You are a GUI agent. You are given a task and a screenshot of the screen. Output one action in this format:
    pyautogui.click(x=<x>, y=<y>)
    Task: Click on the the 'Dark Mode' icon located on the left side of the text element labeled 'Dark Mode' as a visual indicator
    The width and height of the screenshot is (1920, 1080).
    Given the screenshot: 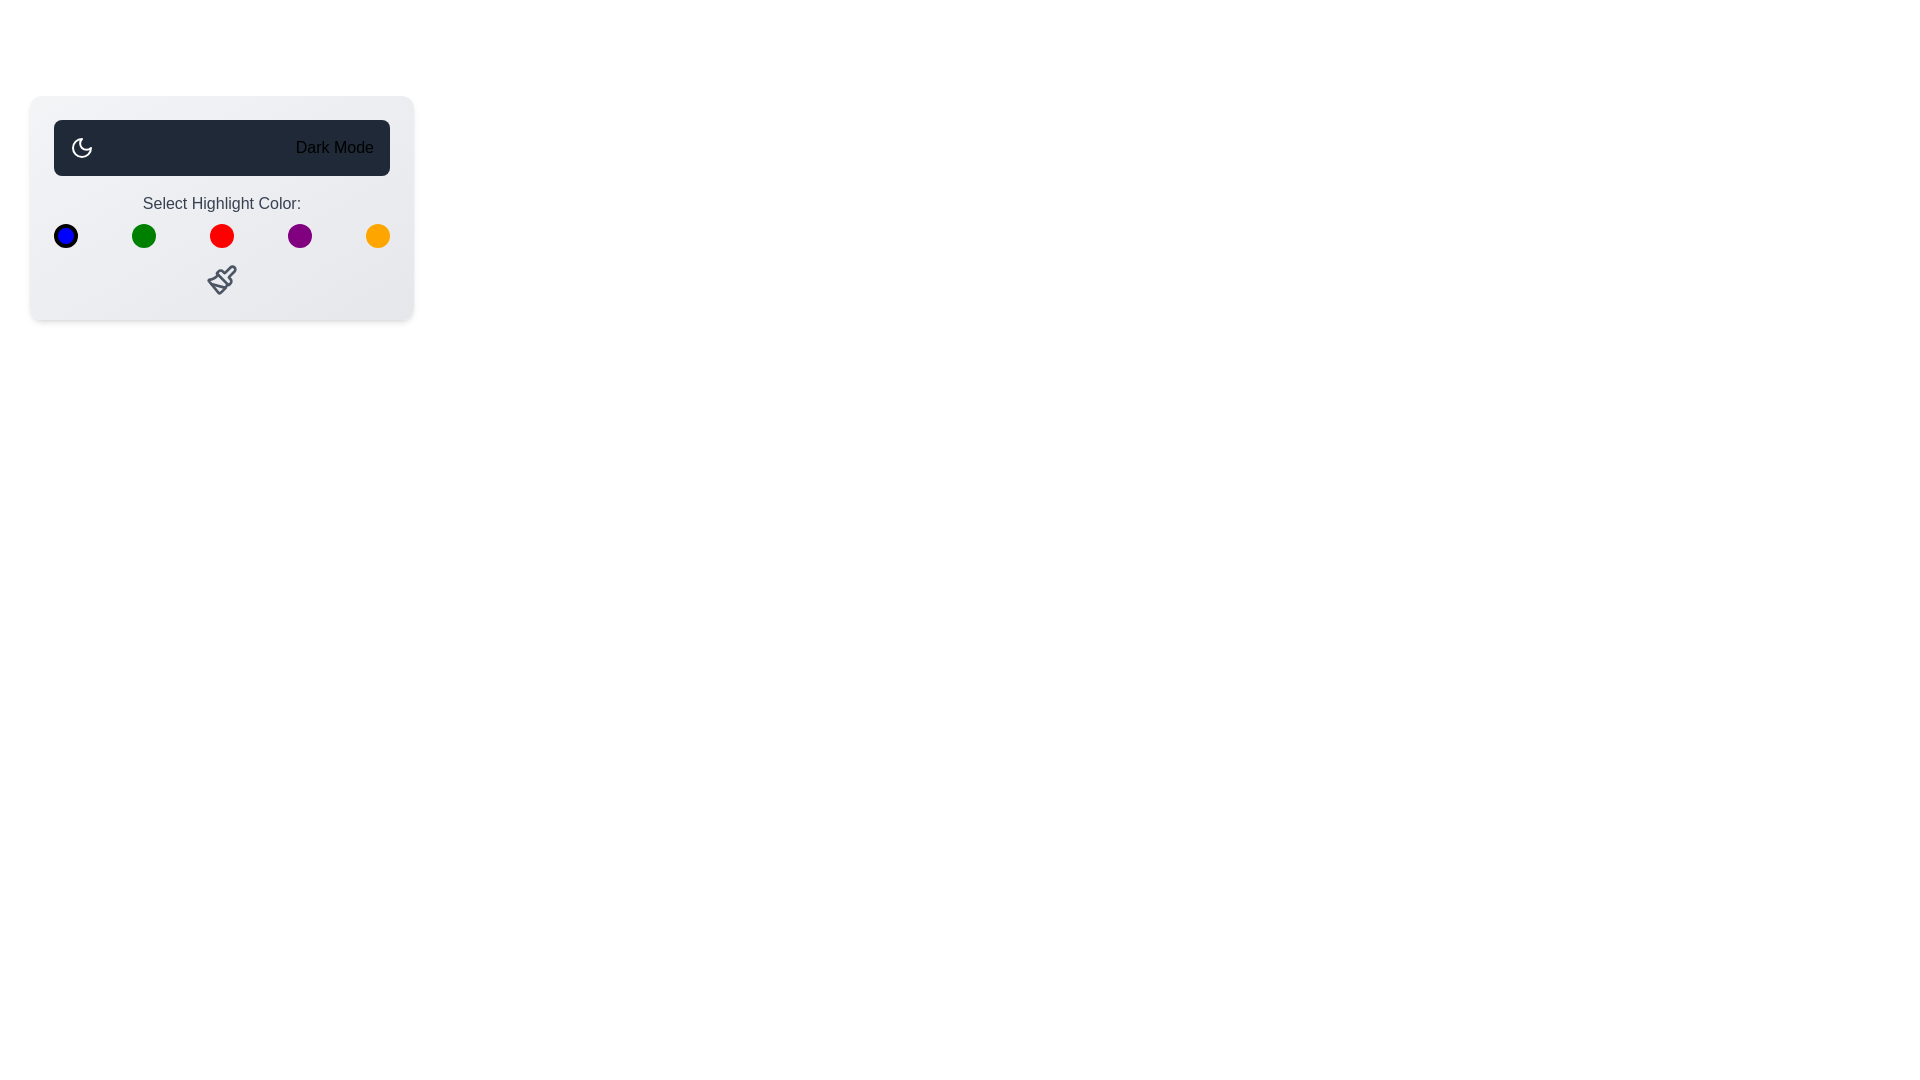 What is the action you would take?
    pyautogui.click(x=80, y=146)
    